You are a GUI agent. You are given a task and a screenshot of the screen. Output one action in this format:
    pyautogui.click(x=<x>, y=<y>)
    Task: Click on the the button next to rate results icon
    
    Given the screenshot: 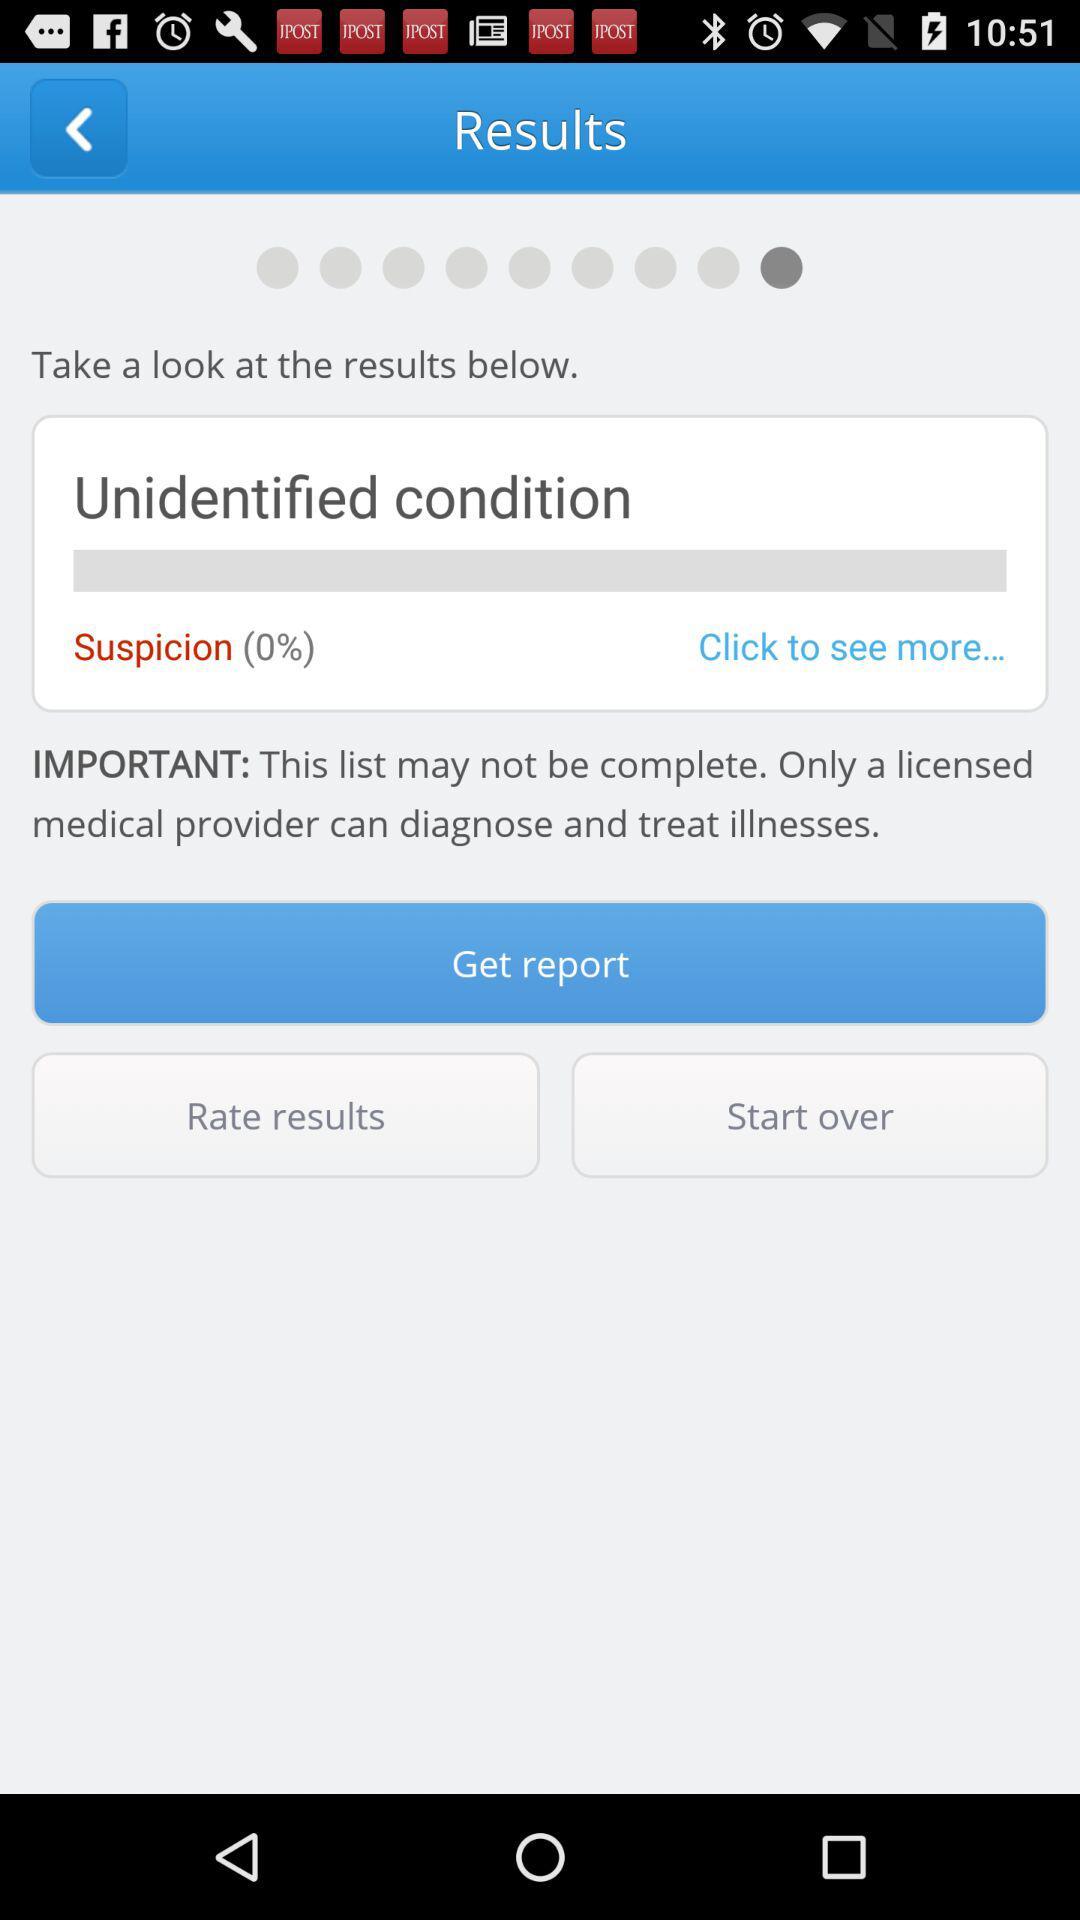 What is the action you would take?
    pyautogui.click(x=810, y=1114)
    